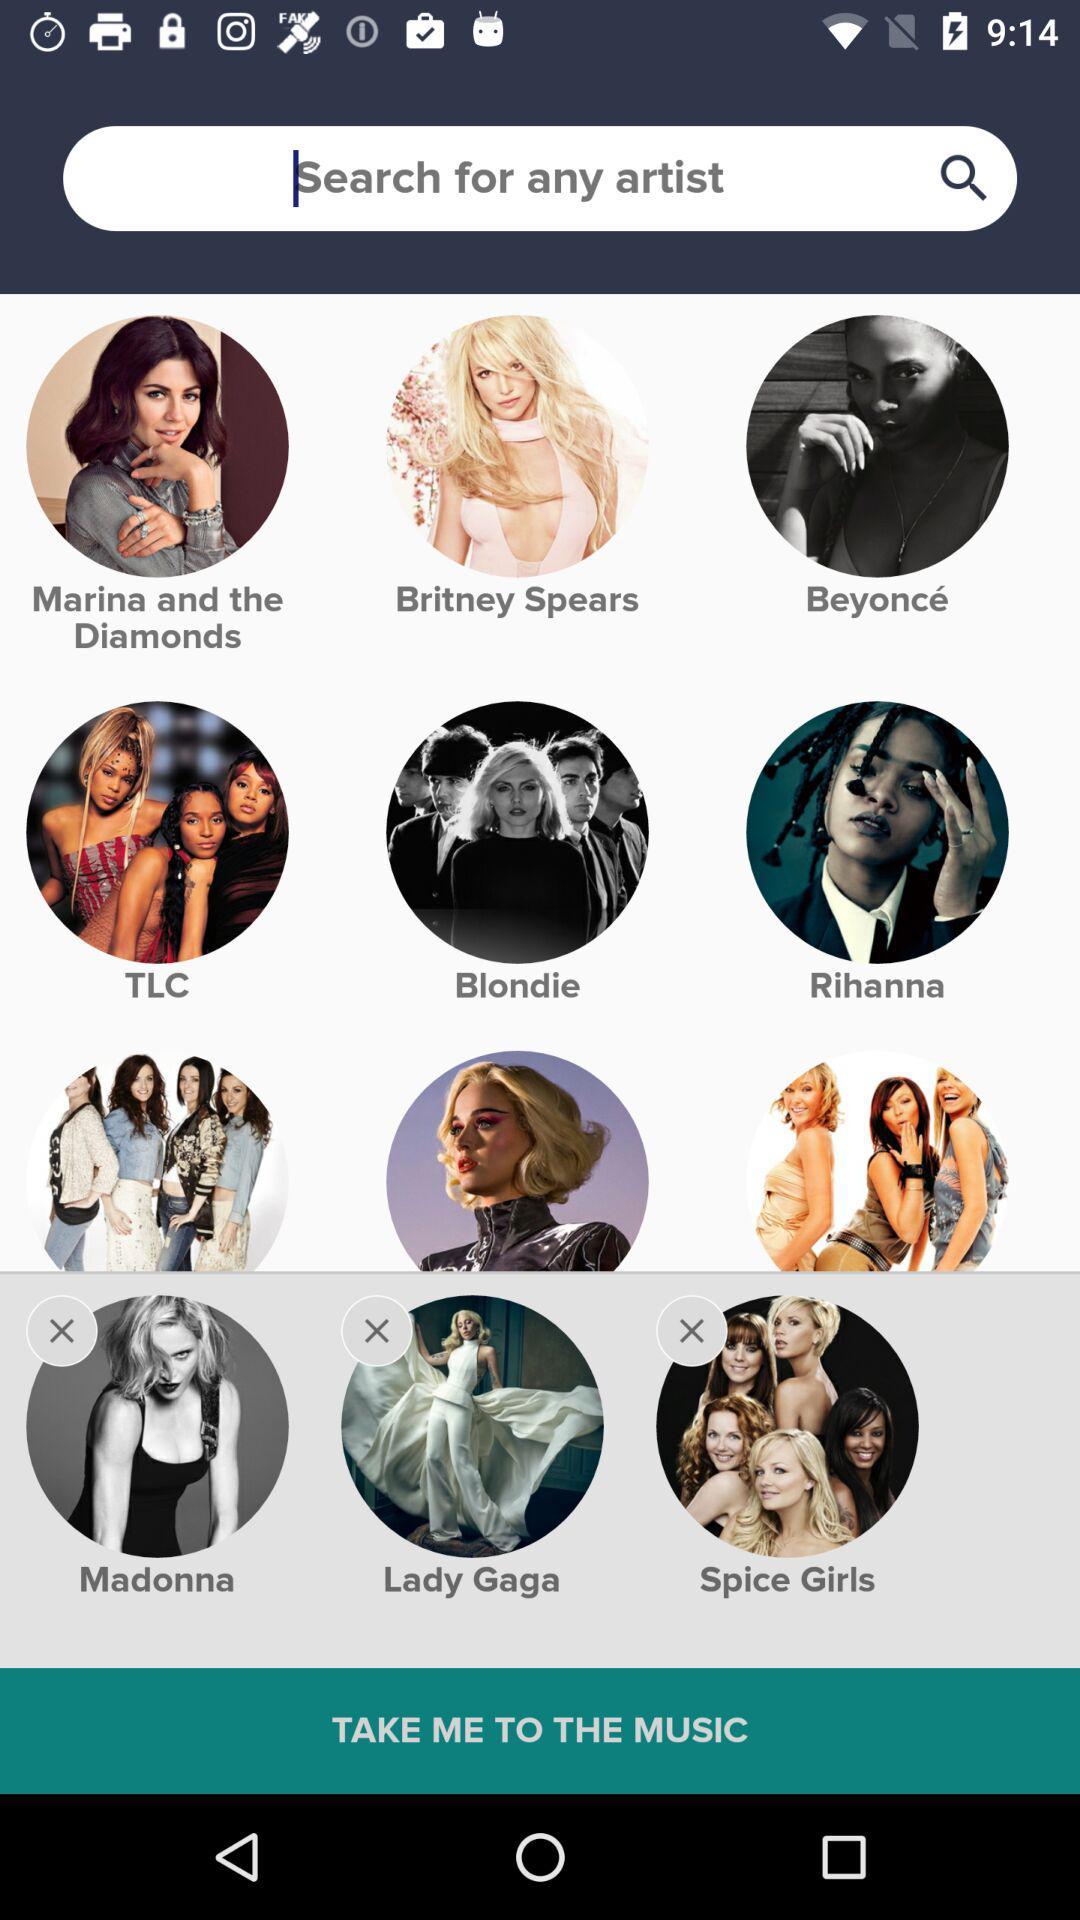 This screenshot has width=1080, height=1920. Describe the element at coordinates (540, 178) in the screenshot. I see `search for any artist` at that location.